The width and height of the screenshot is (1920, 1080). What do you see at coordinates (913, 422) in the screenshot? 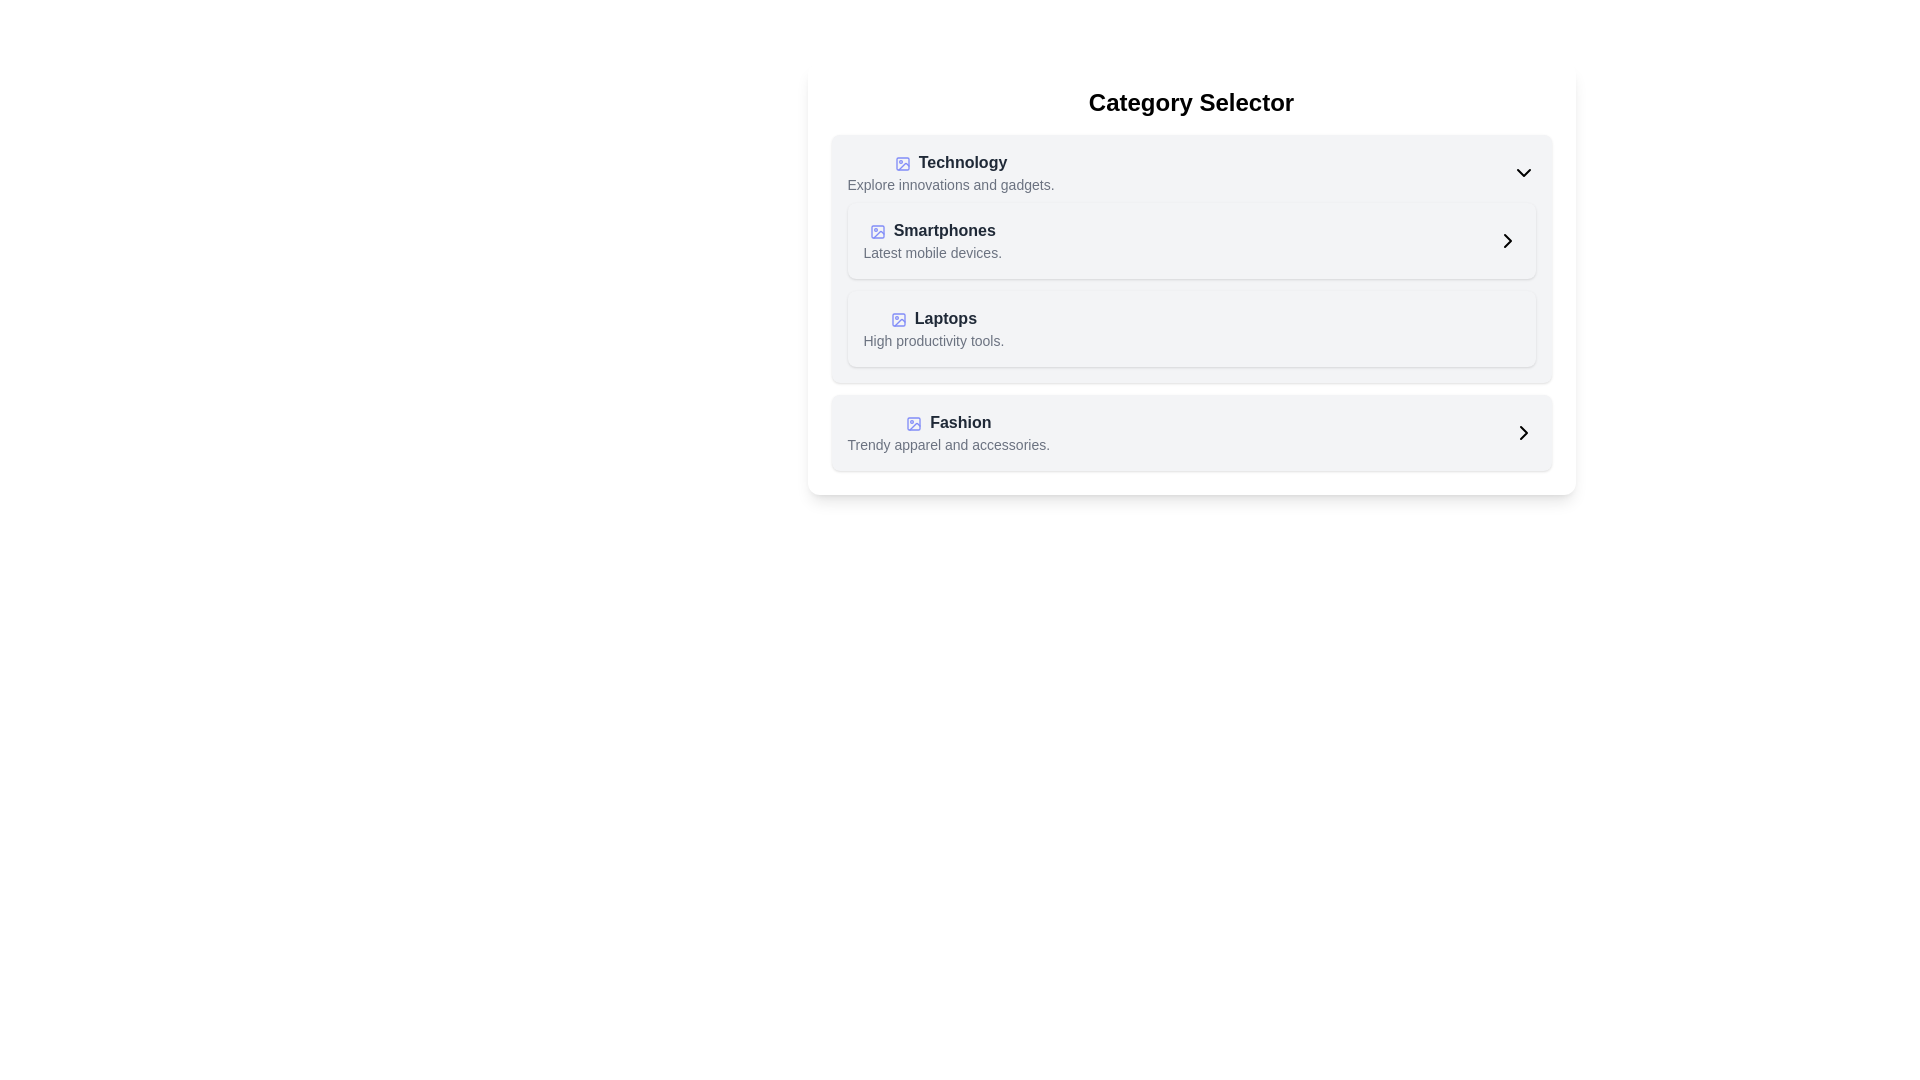
I see `the SVG rectangle icon, which is a rounded rectangle with curved corners, located adjacent to the 'Fashion' category text in the lower section of the 'Category Selector' component` at bounding box center [913, 422].